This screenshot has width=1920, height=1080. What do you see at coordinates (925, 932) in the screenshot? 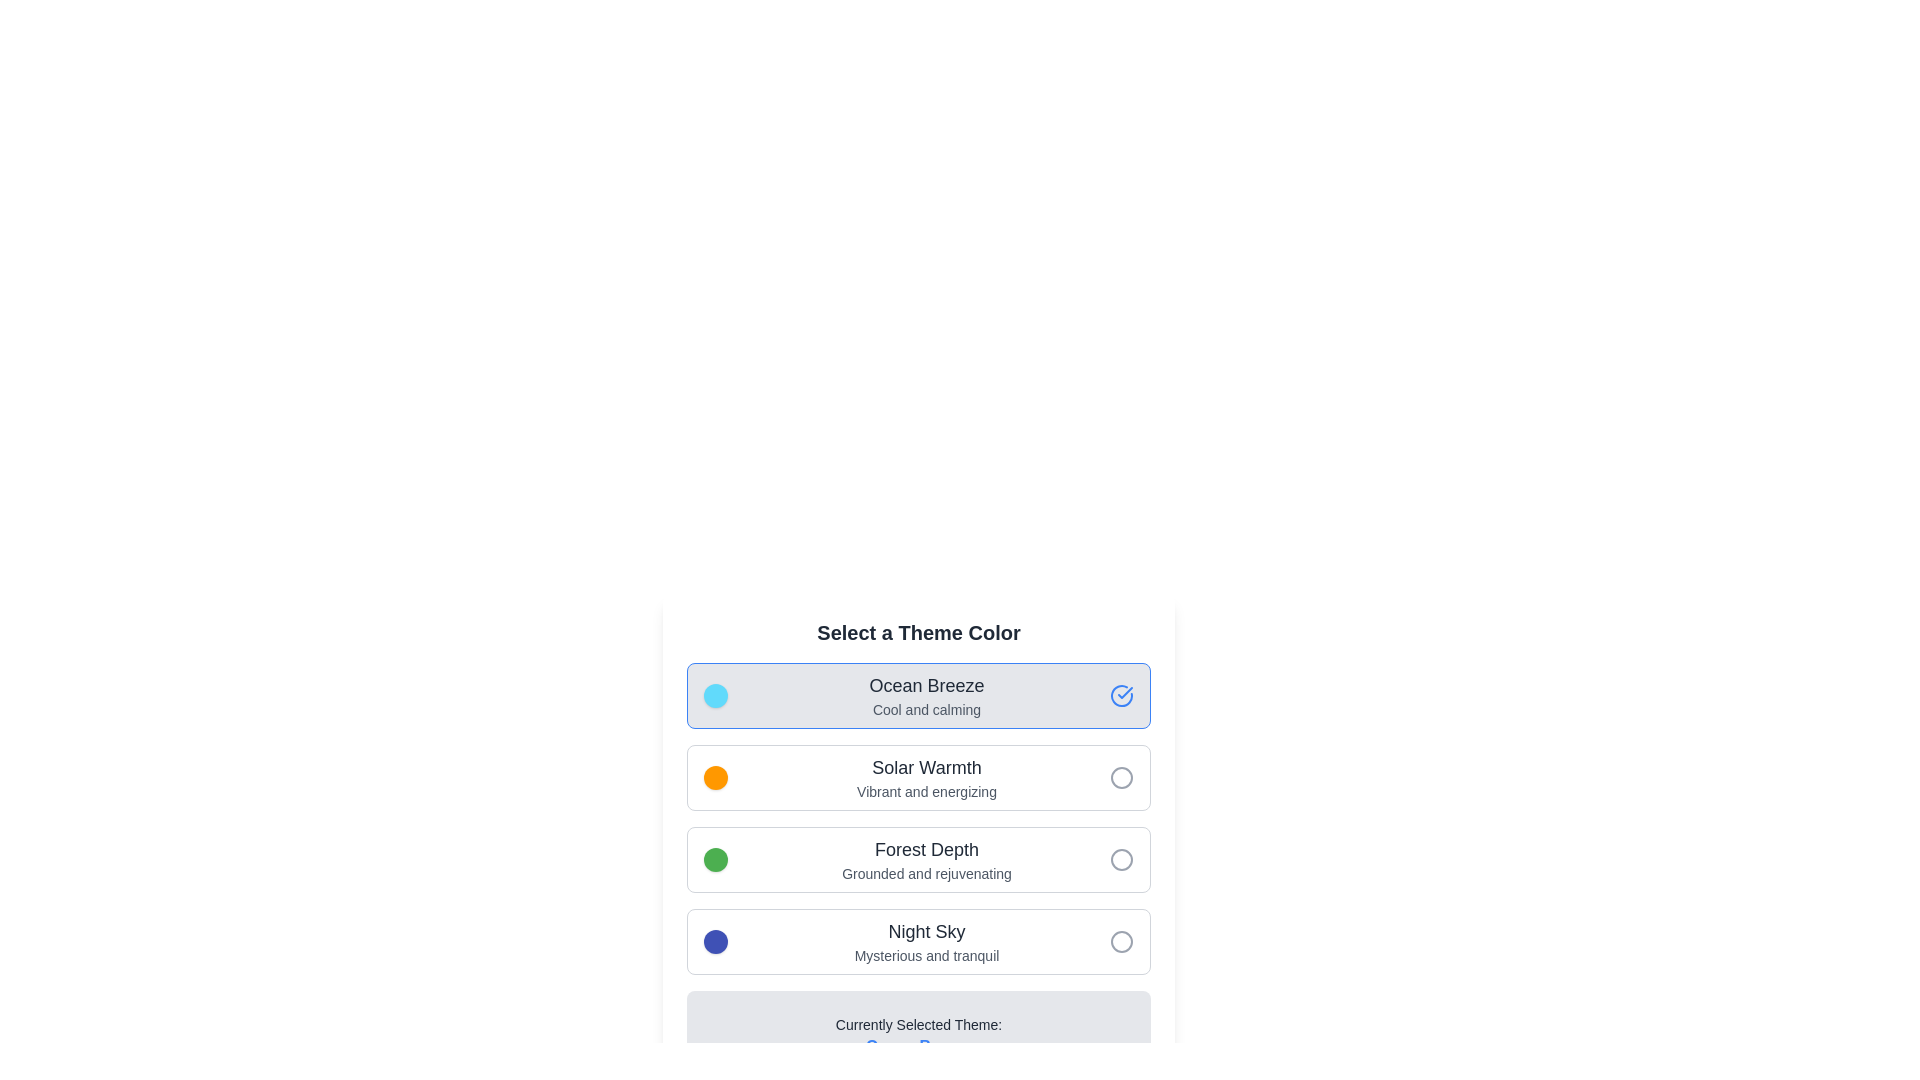
I see `title text label that conveys the name of the theme in the fourth row of the 'Select a Theme Color' list, located above 'Mysterious and tranquil' and to the right of a circular color indicator` at bounding box center [925, 932].